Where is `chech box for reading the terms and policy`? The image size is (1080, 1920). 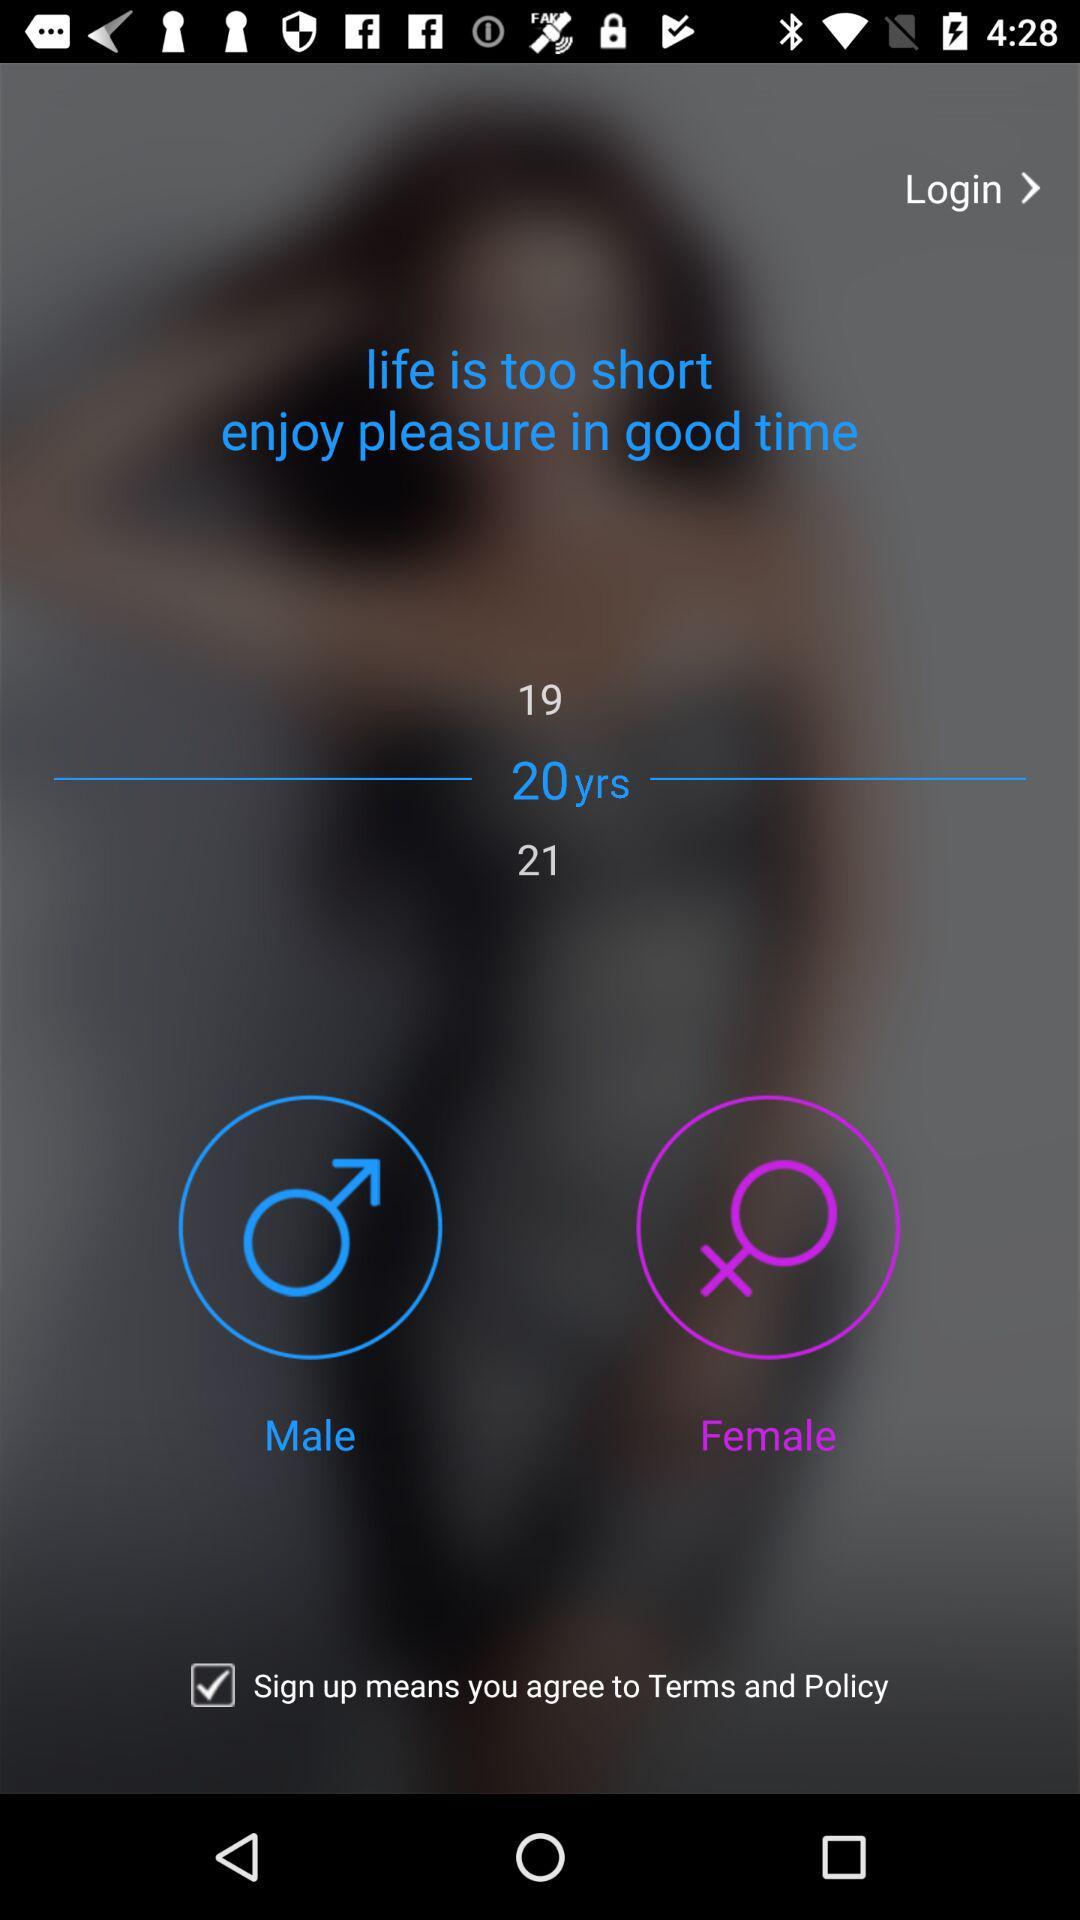
chech box for reading the terms and policy is located at coordinates (212, 1684).